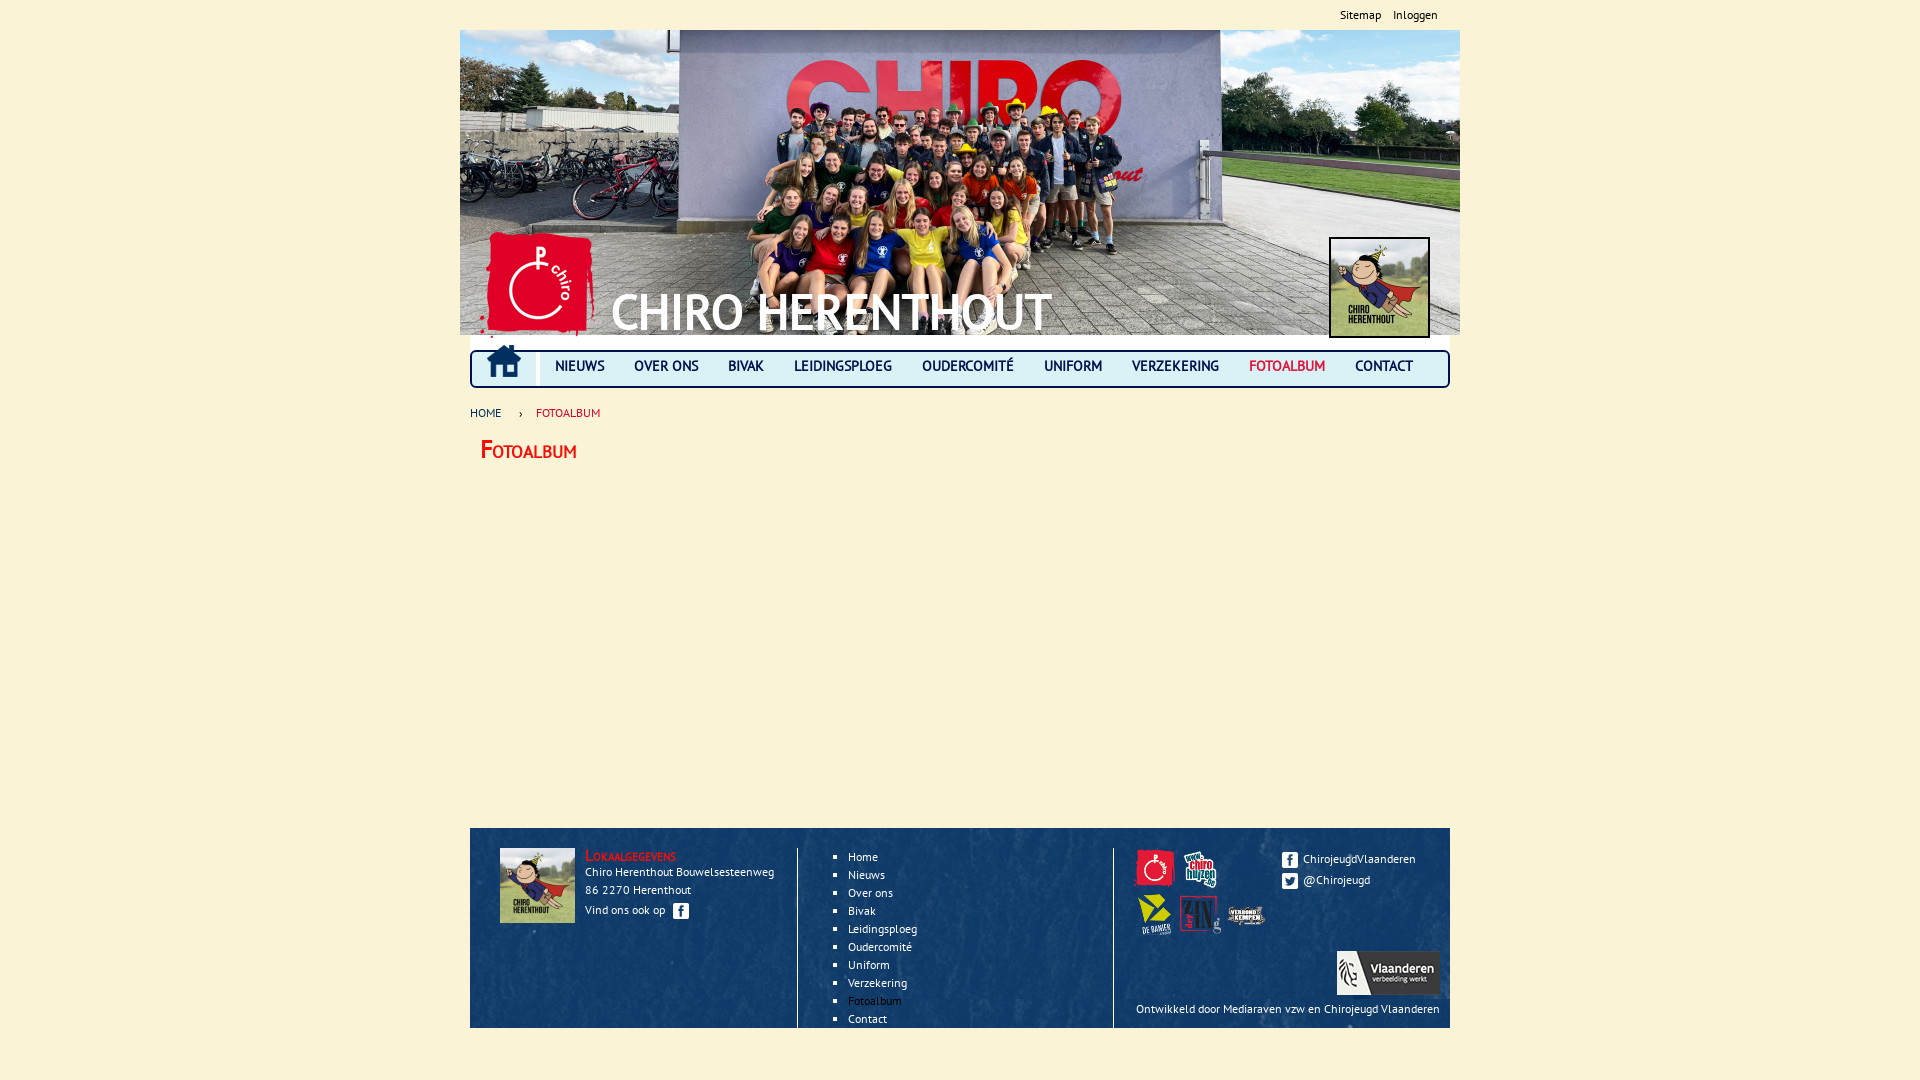 Image resolution: width=1920 pixels, height=1080 pixels. I want to click on 'Leidingsploeg', so click(881, 928).